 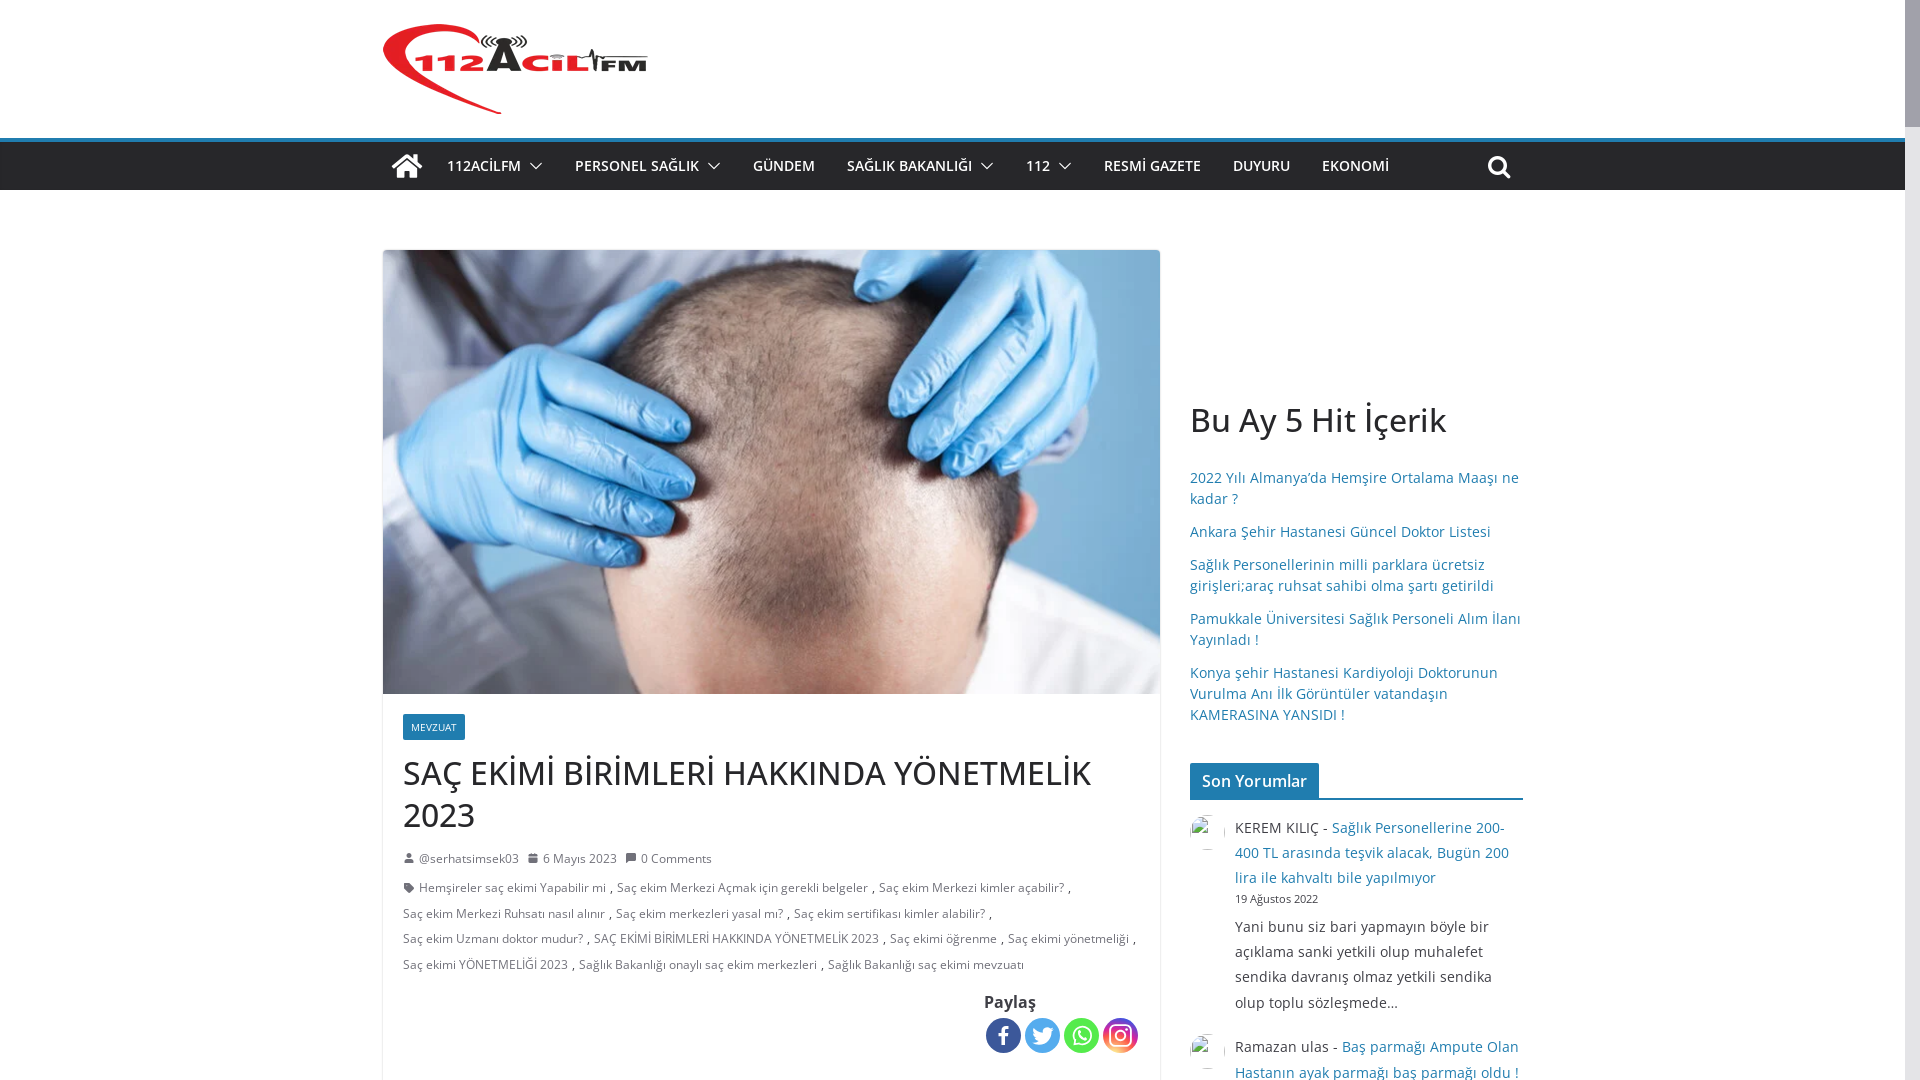 What do you see at coordinates (431, 726) in the screenshot?
I see `'MEVZUAT'` at bounding box center [431, 726].